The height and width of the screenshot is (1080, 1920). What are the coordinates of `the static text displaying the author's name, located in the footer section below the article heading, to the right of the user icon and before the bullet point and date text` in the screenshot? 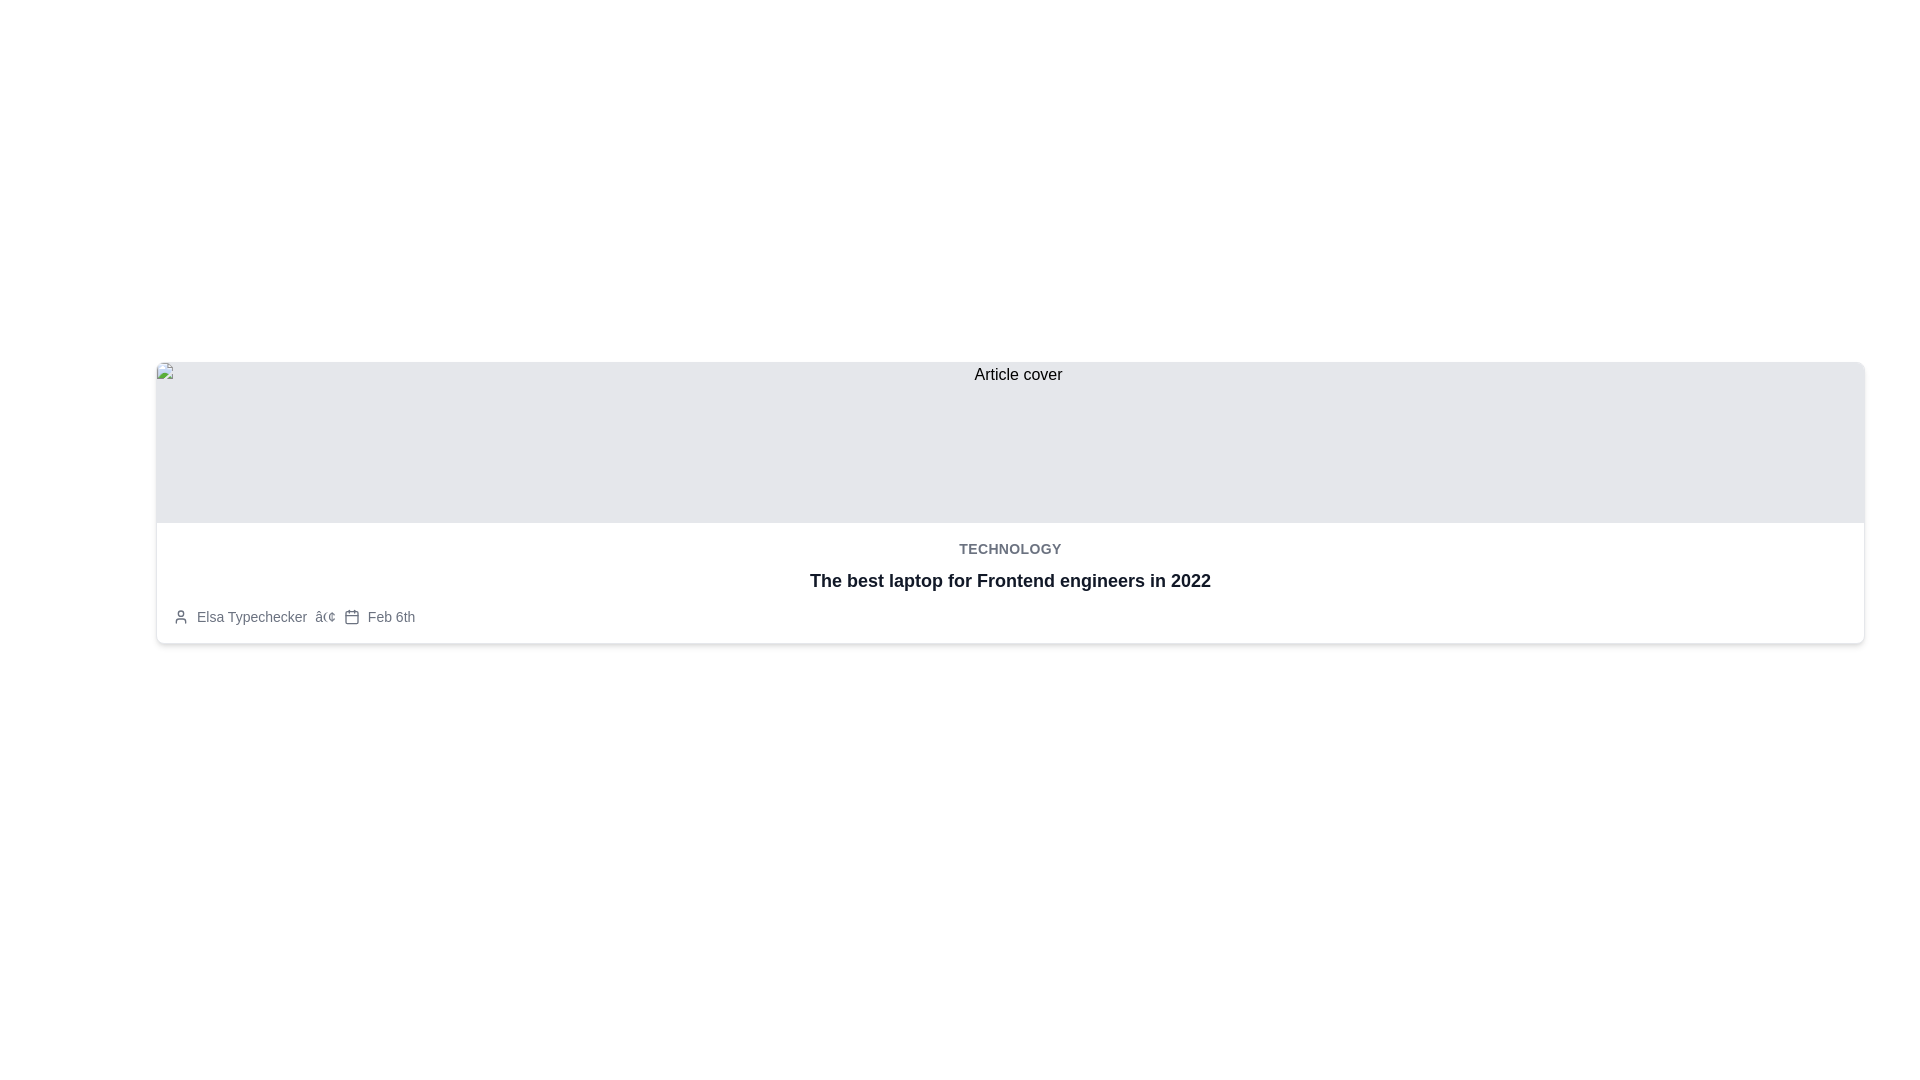 It's located at (251, 616).